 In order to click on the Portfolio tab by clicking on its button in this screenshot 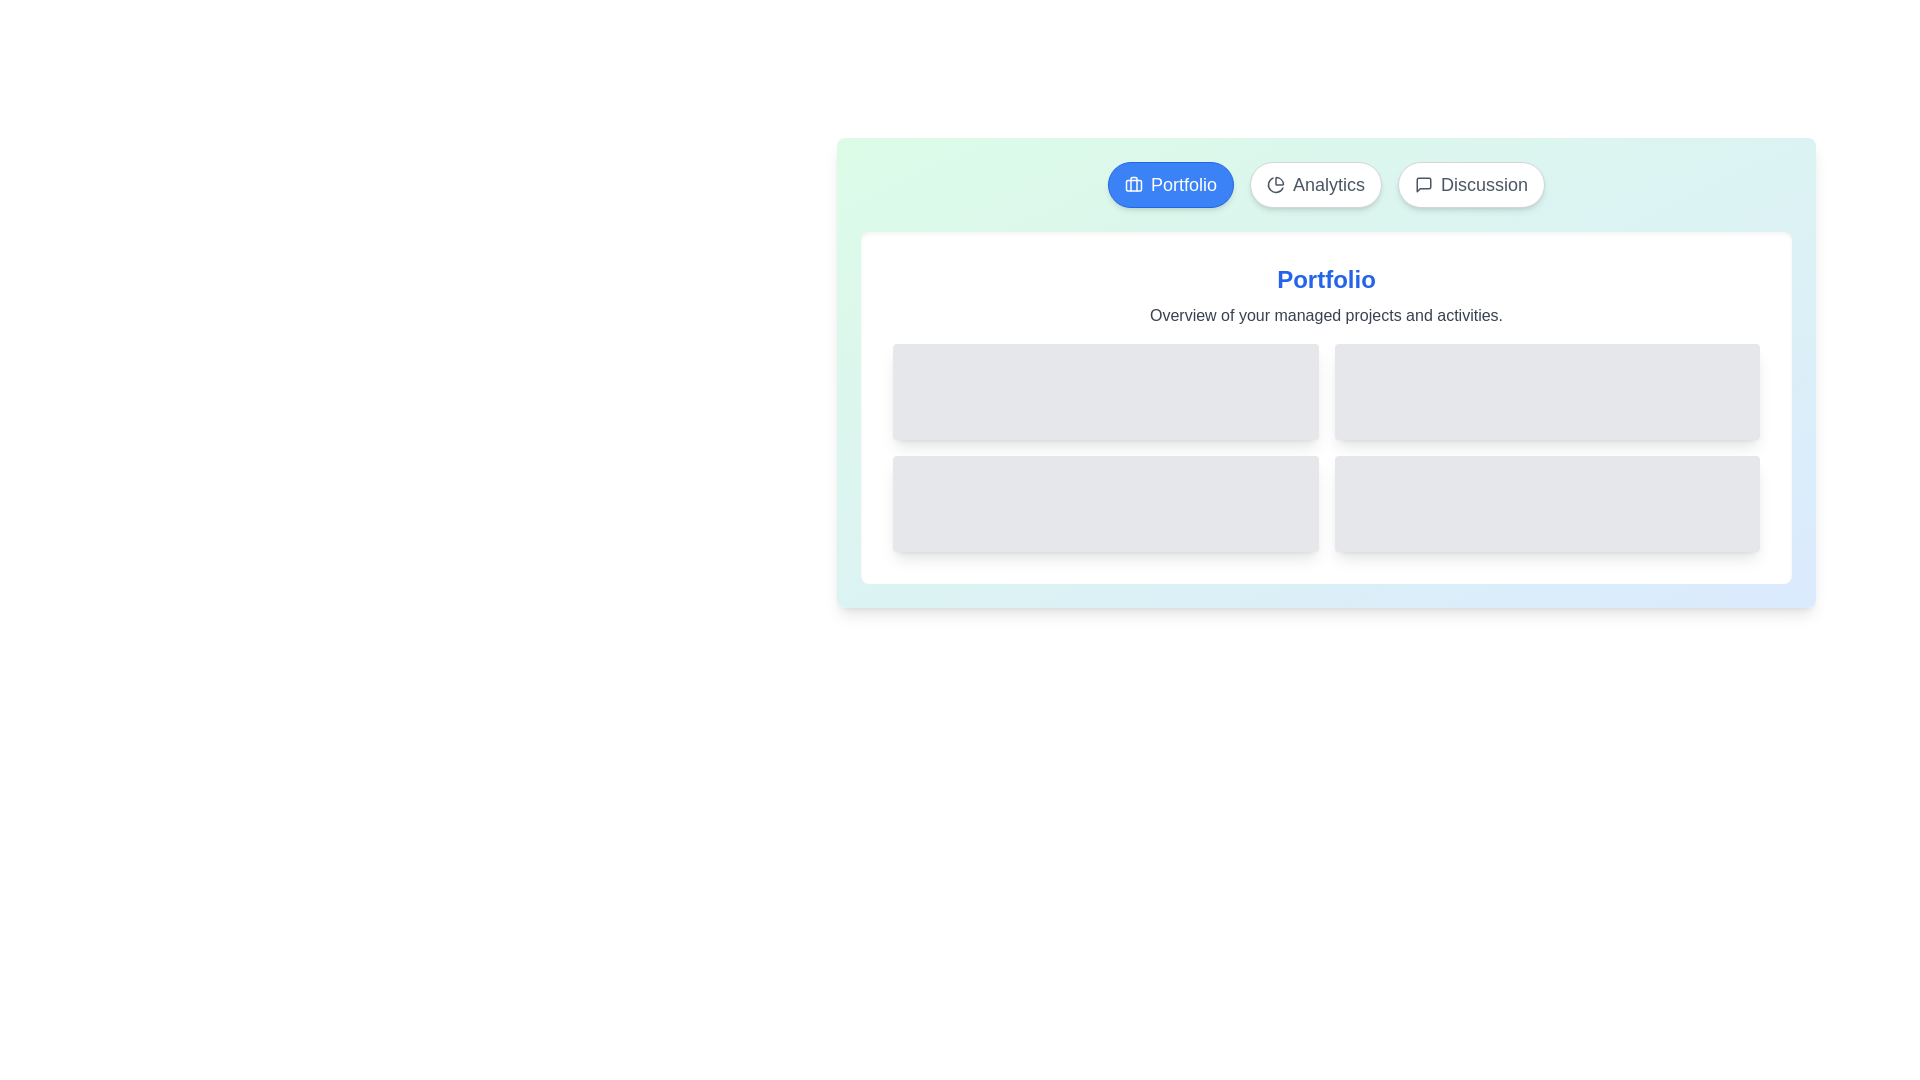, I will do `click(1171, 185)`.